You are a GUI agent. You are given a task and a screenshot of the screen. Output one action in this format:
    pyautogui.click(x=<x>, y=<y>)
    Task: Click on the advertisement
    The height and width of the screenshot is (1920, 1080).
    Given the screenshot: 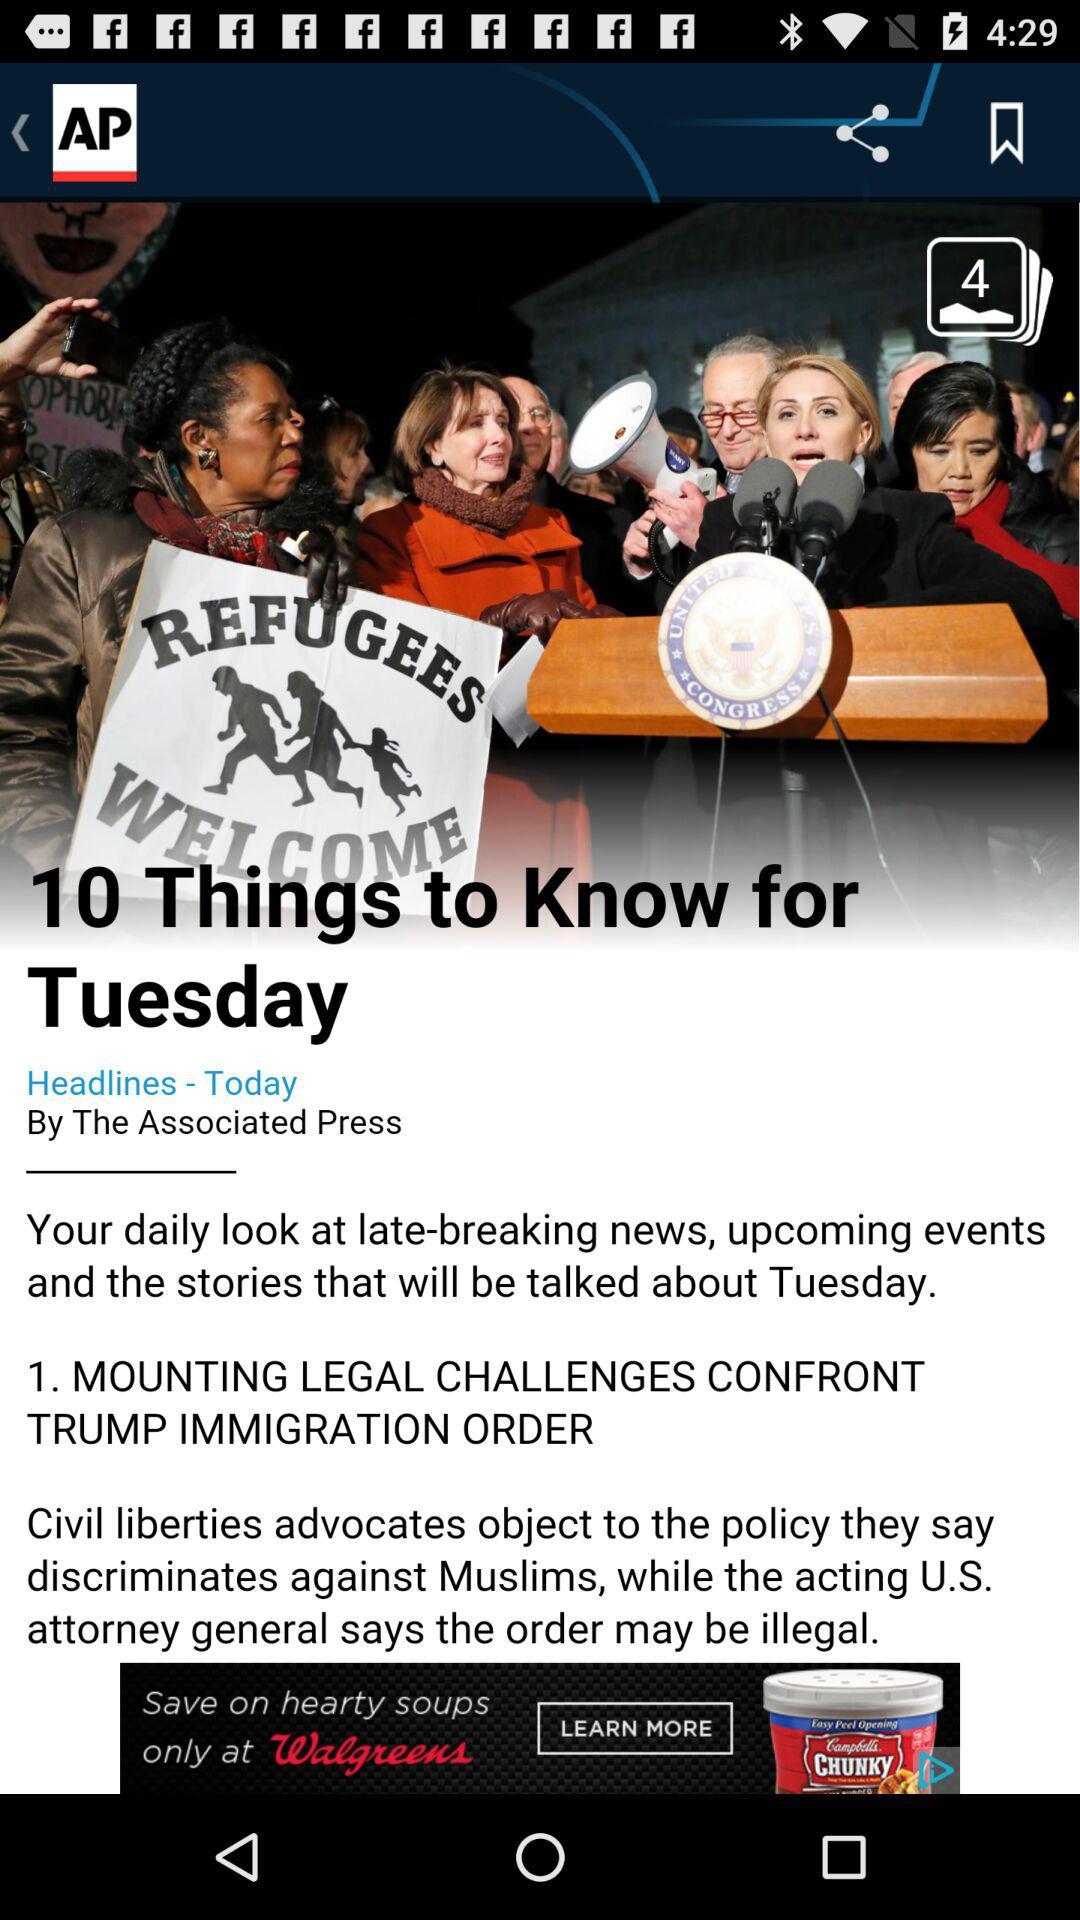 What is the action you would take?
    pyautogui.click(x=540, y=1727)
    